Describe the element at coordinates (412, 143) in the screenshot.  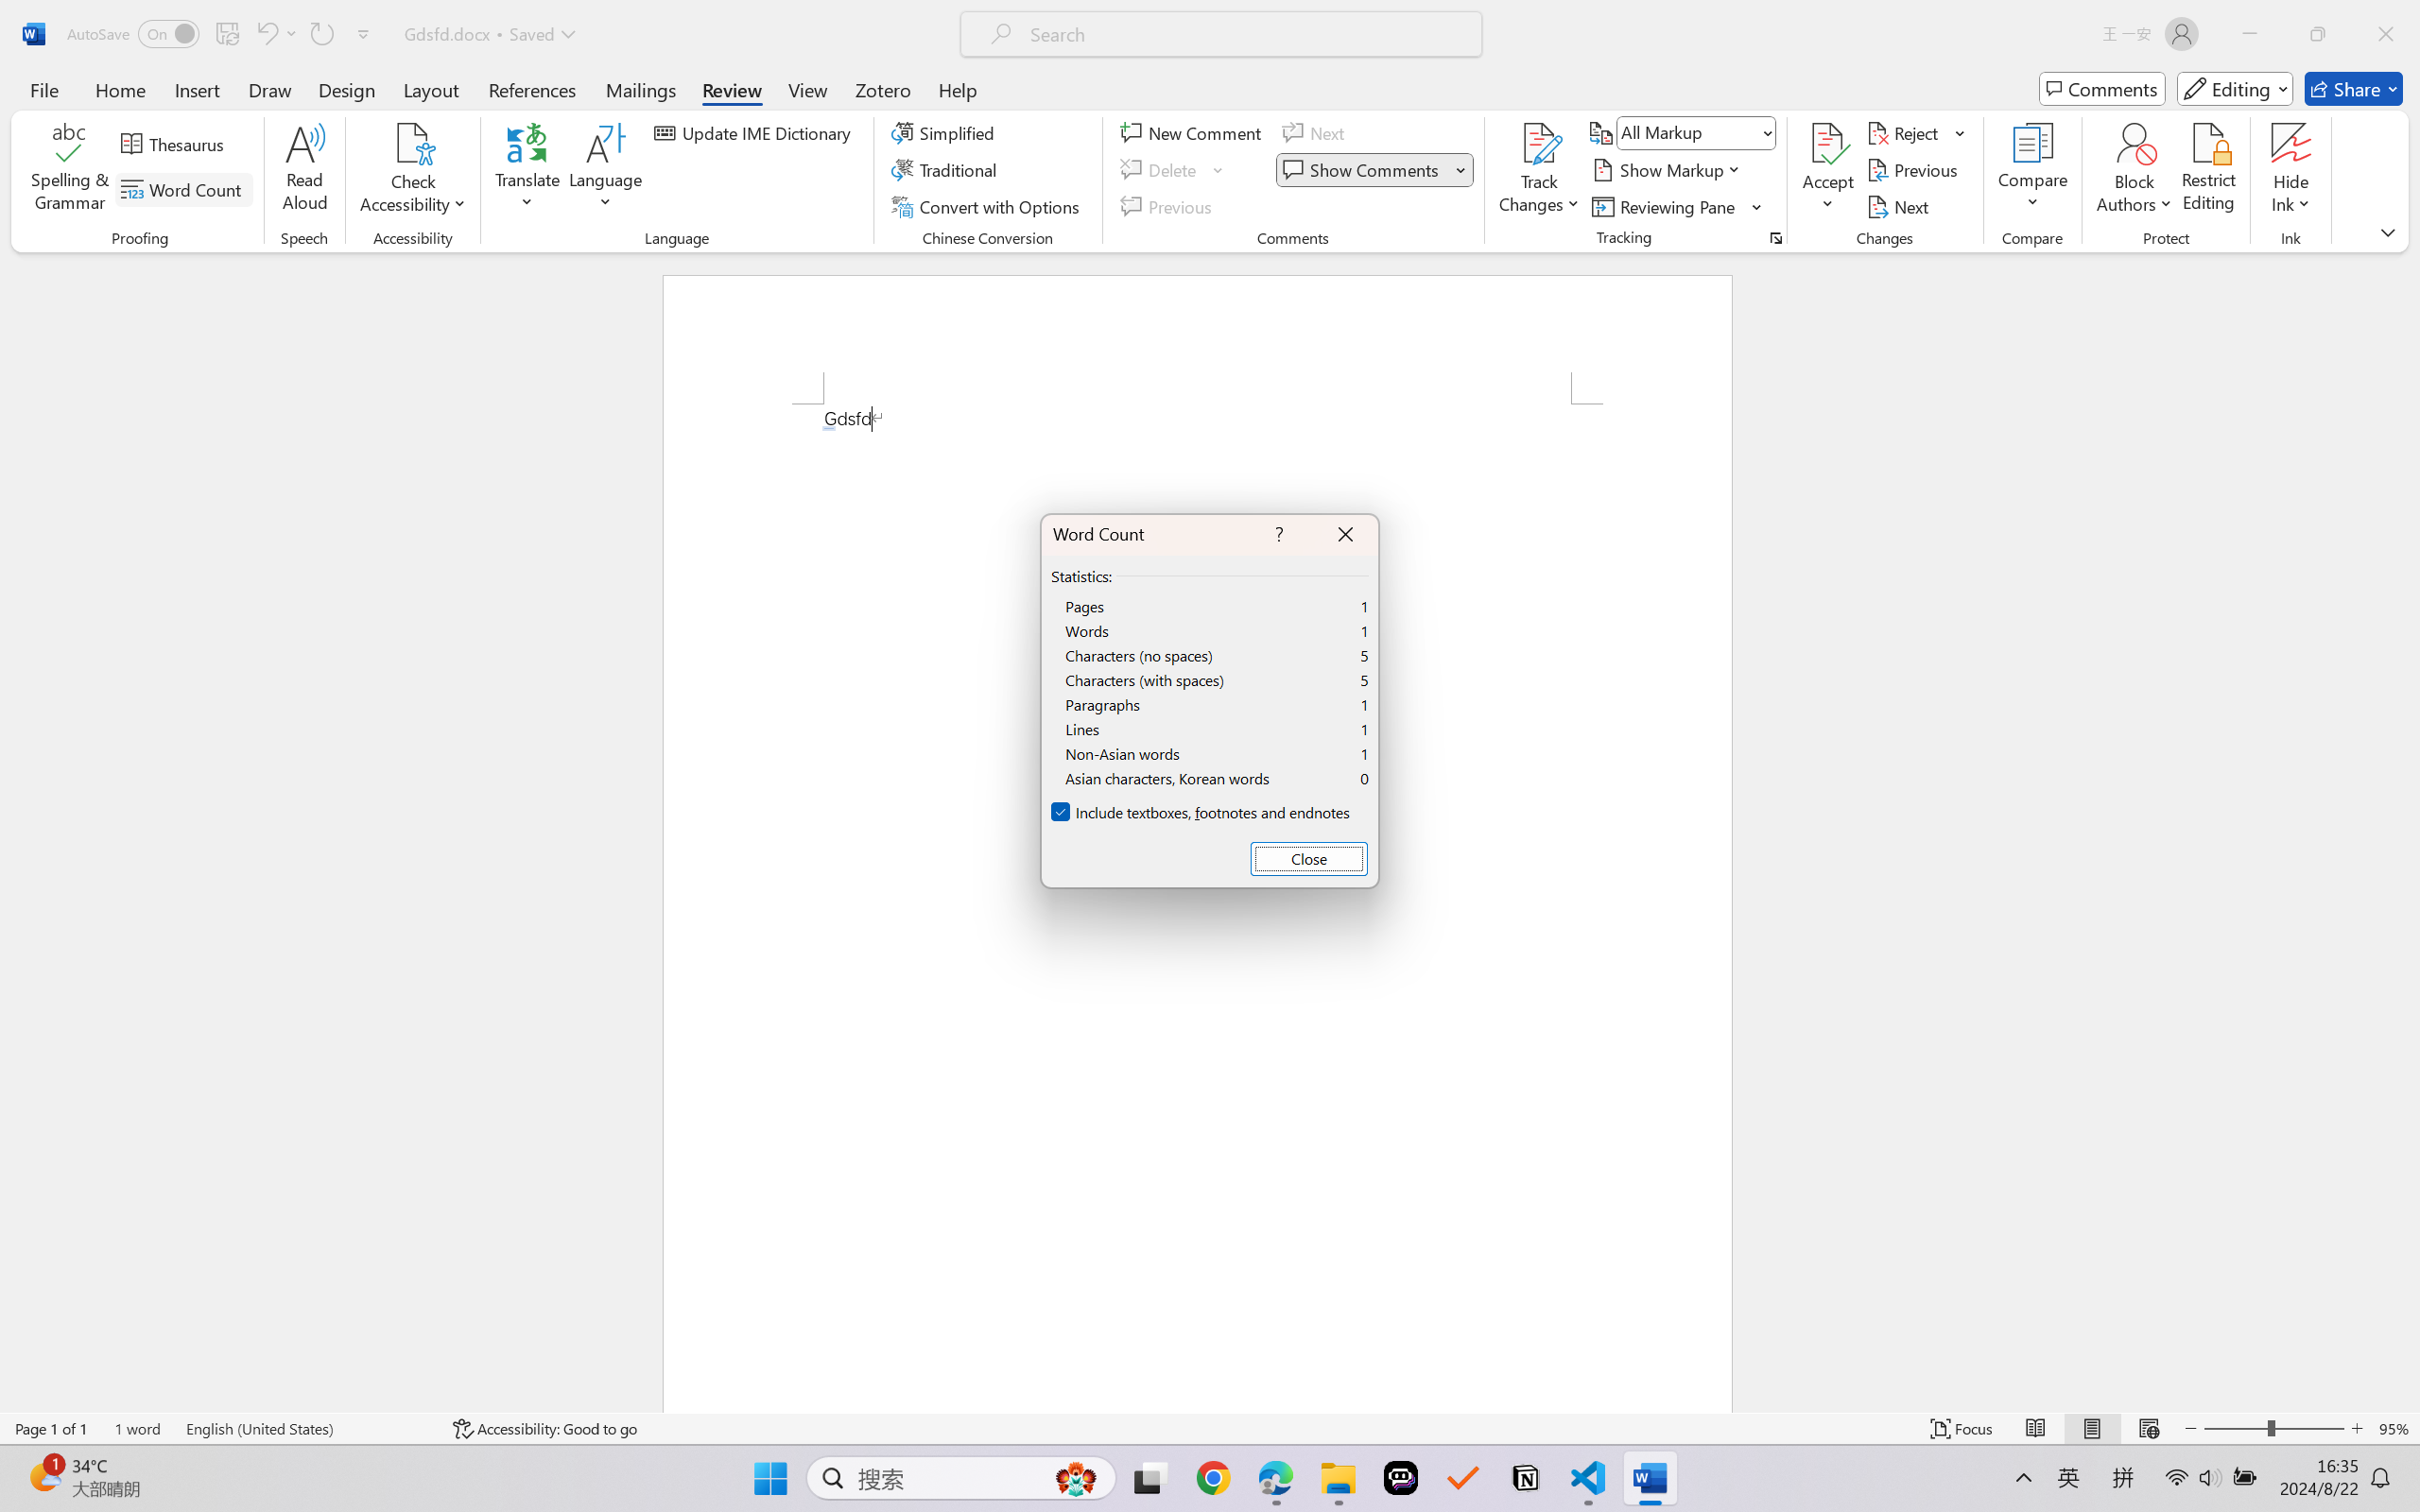
I see `'Check Accessibility'` at that location.